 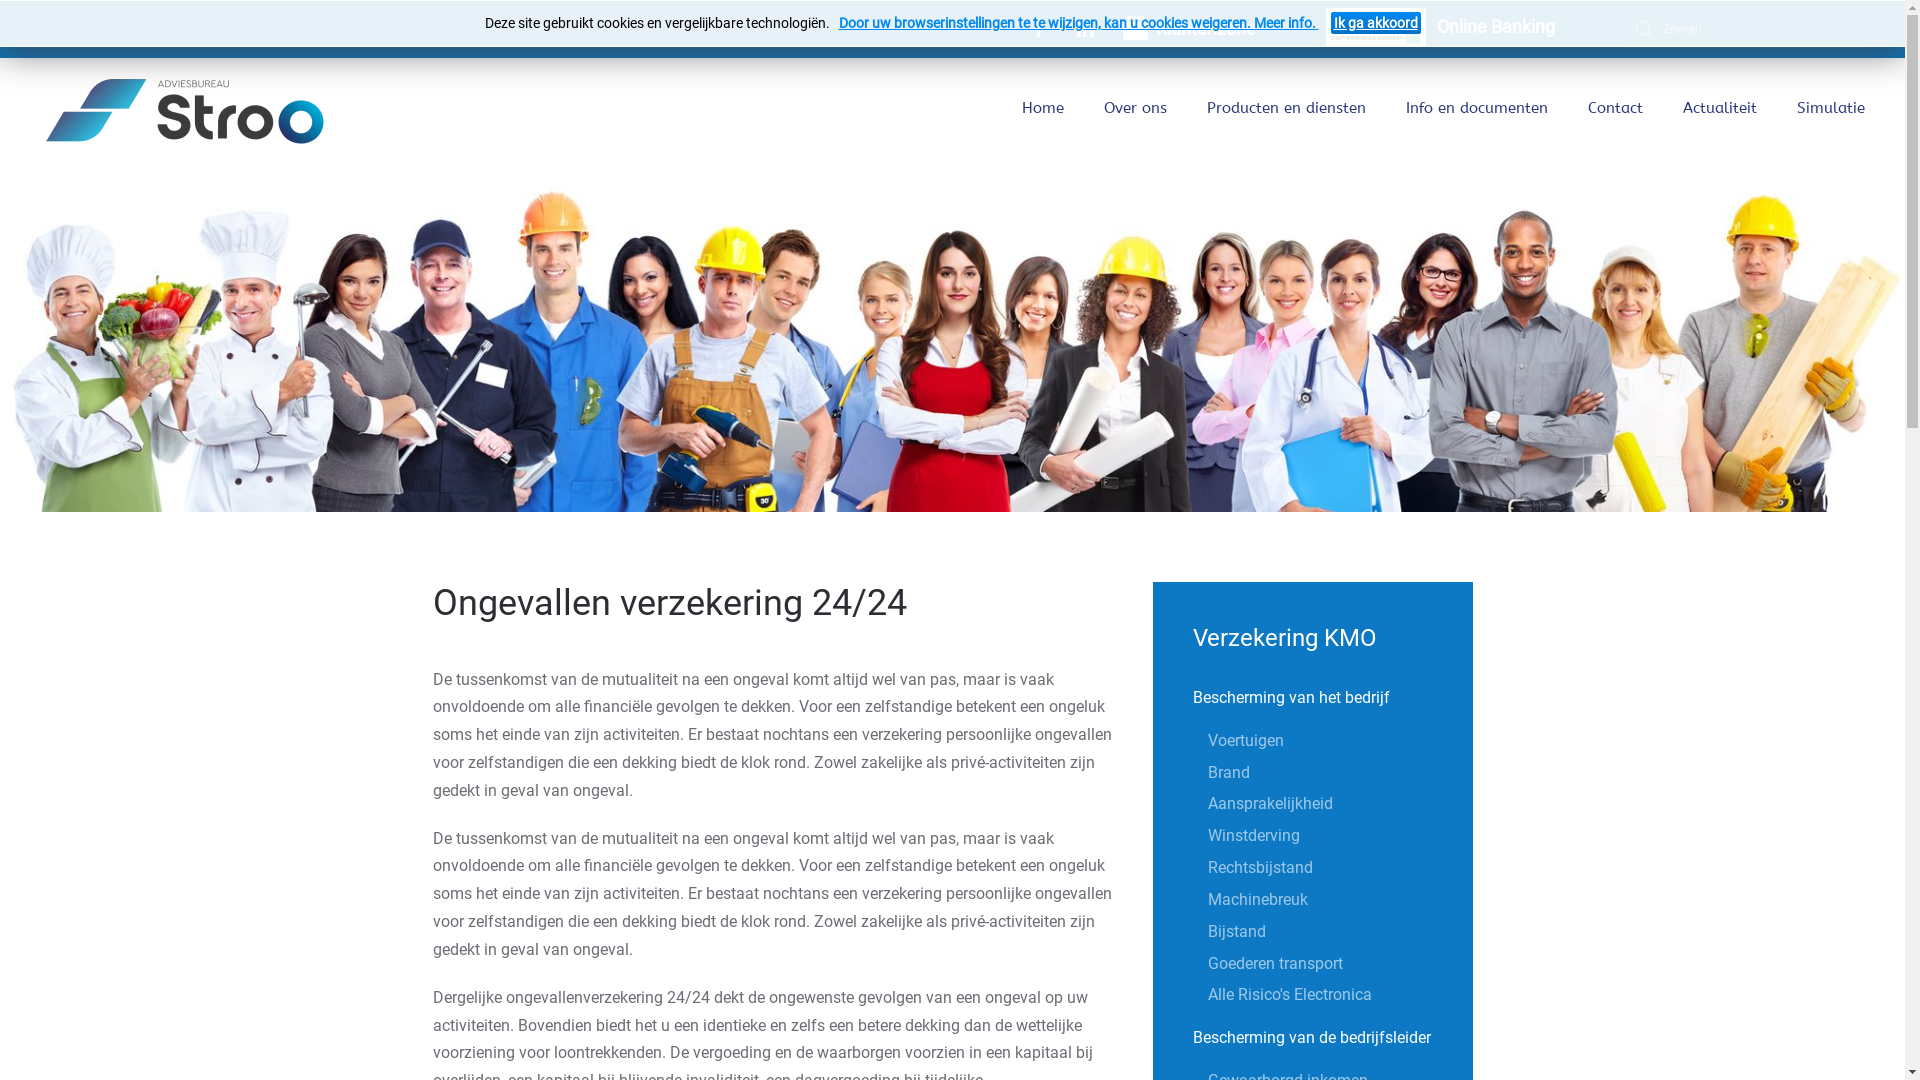 What do you see at coordinates (1587, 108) in the screenshot?
I see `'Contact'` at bounding box center [1587, 108].